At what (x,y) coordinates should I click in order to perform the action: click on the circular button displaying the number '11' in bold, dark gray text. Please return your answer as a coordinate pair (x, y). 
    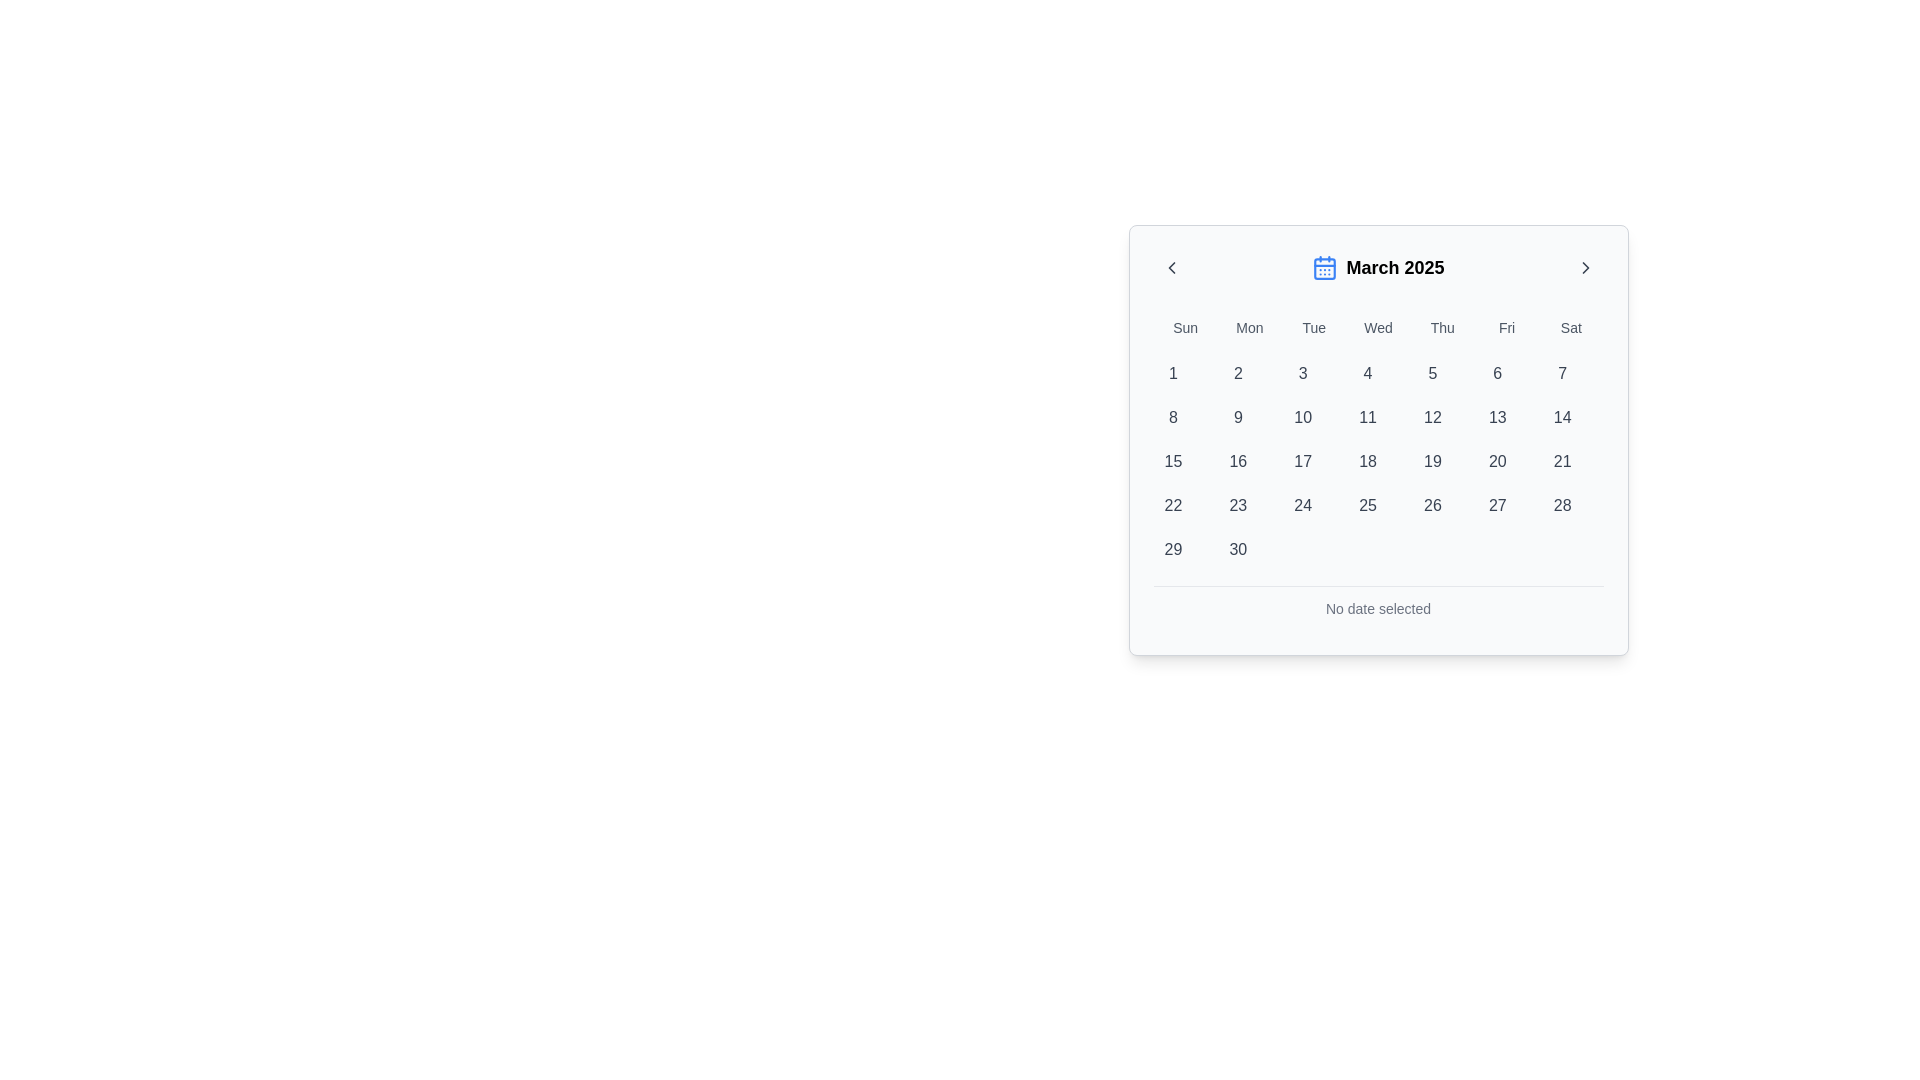
    Looking at the image, I should click on (1367, 416).